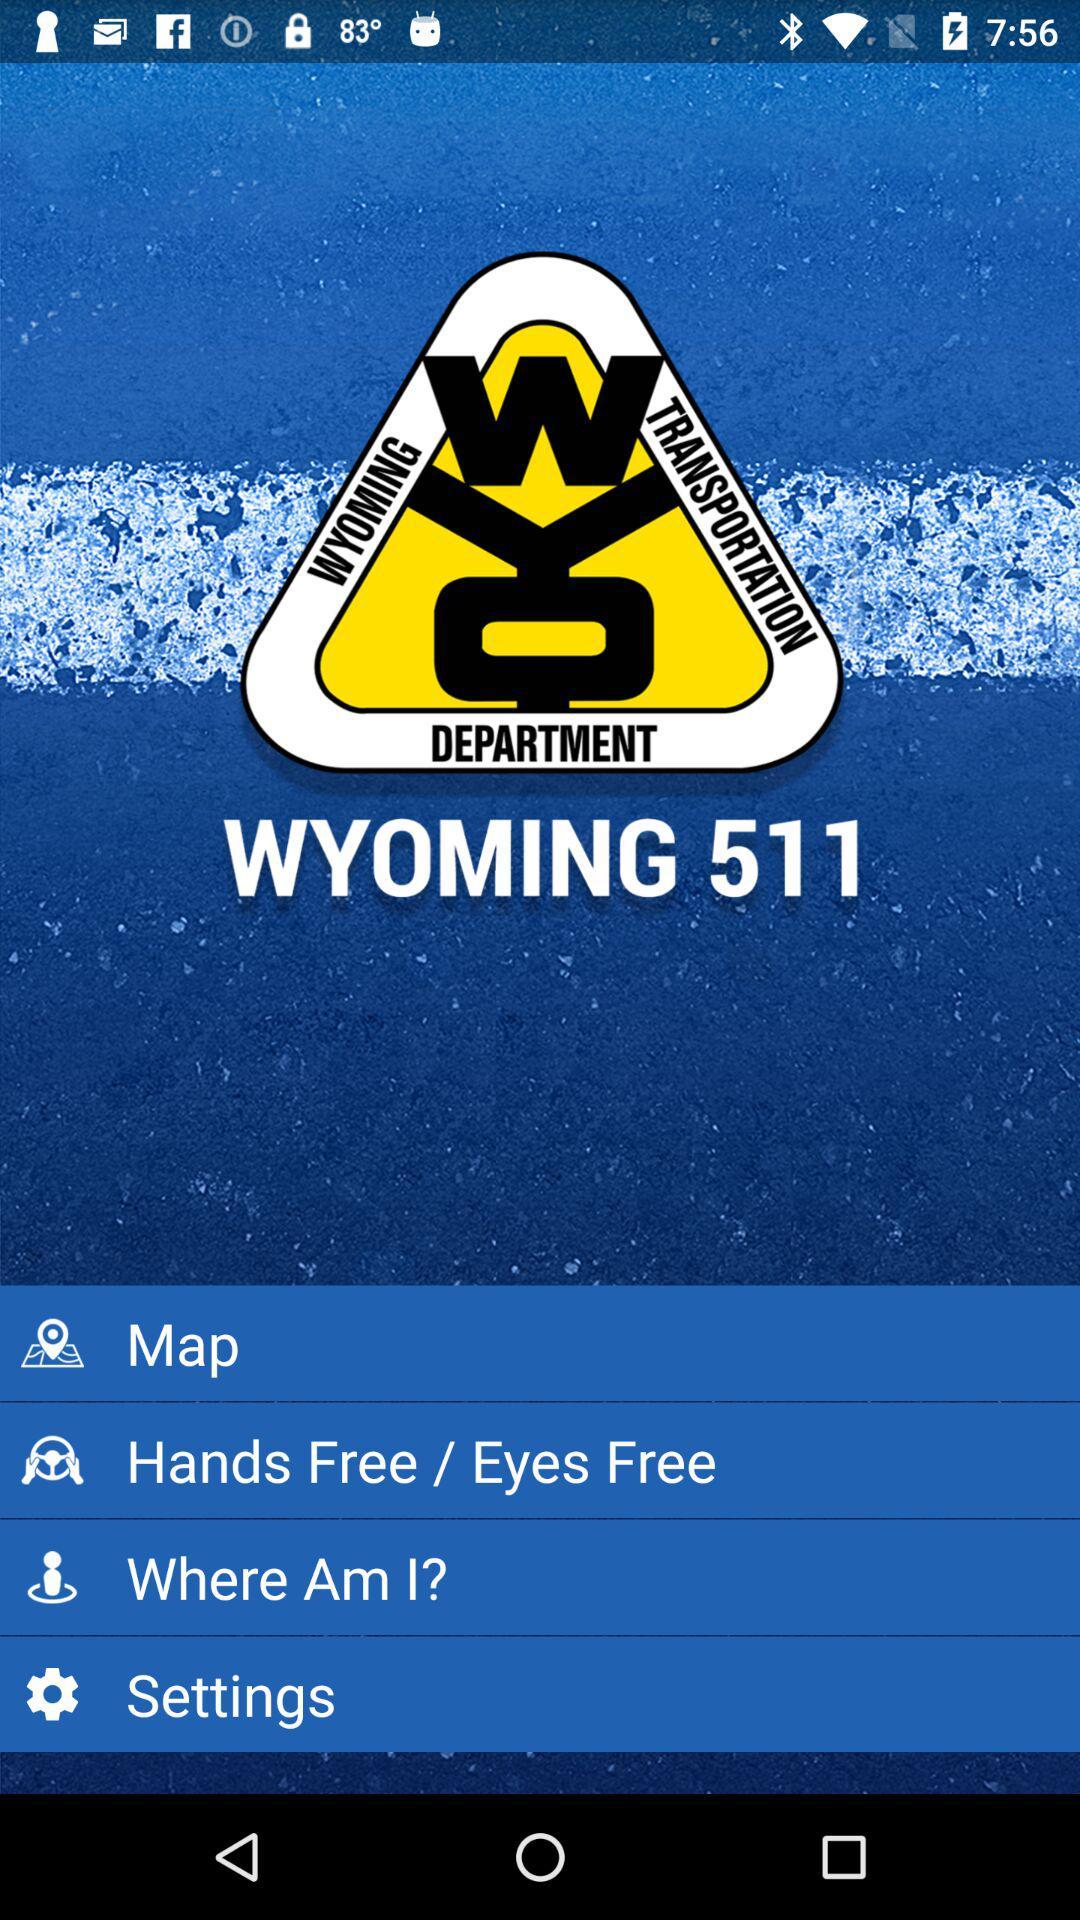 This screenshot has width=1080, height=1920. I want to click on settings icon, so click(540, 1693).